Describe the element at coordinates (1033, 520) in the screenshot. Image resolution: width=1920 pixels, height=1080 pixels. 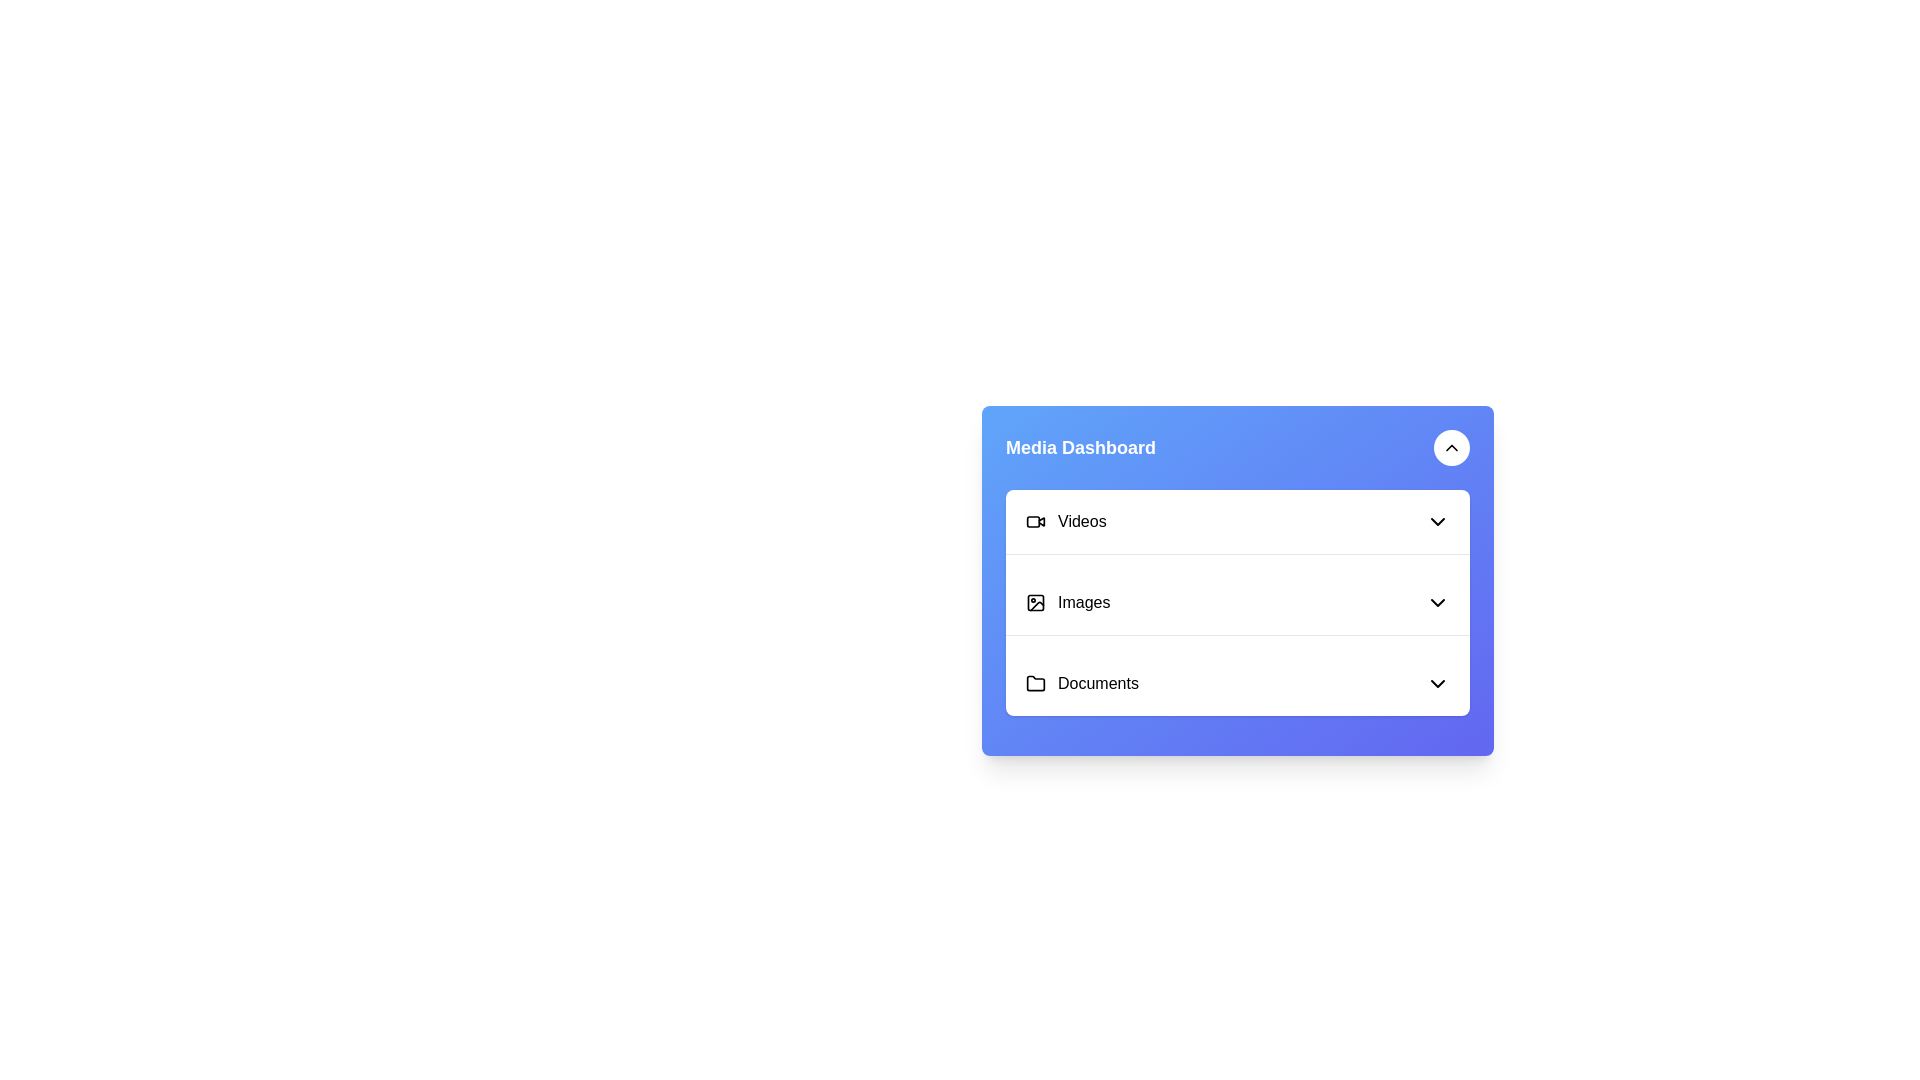
I see `the video camera icon component located in the top-left corner of the 'Videos' row in the 'Media Dashboard' card` at that location.